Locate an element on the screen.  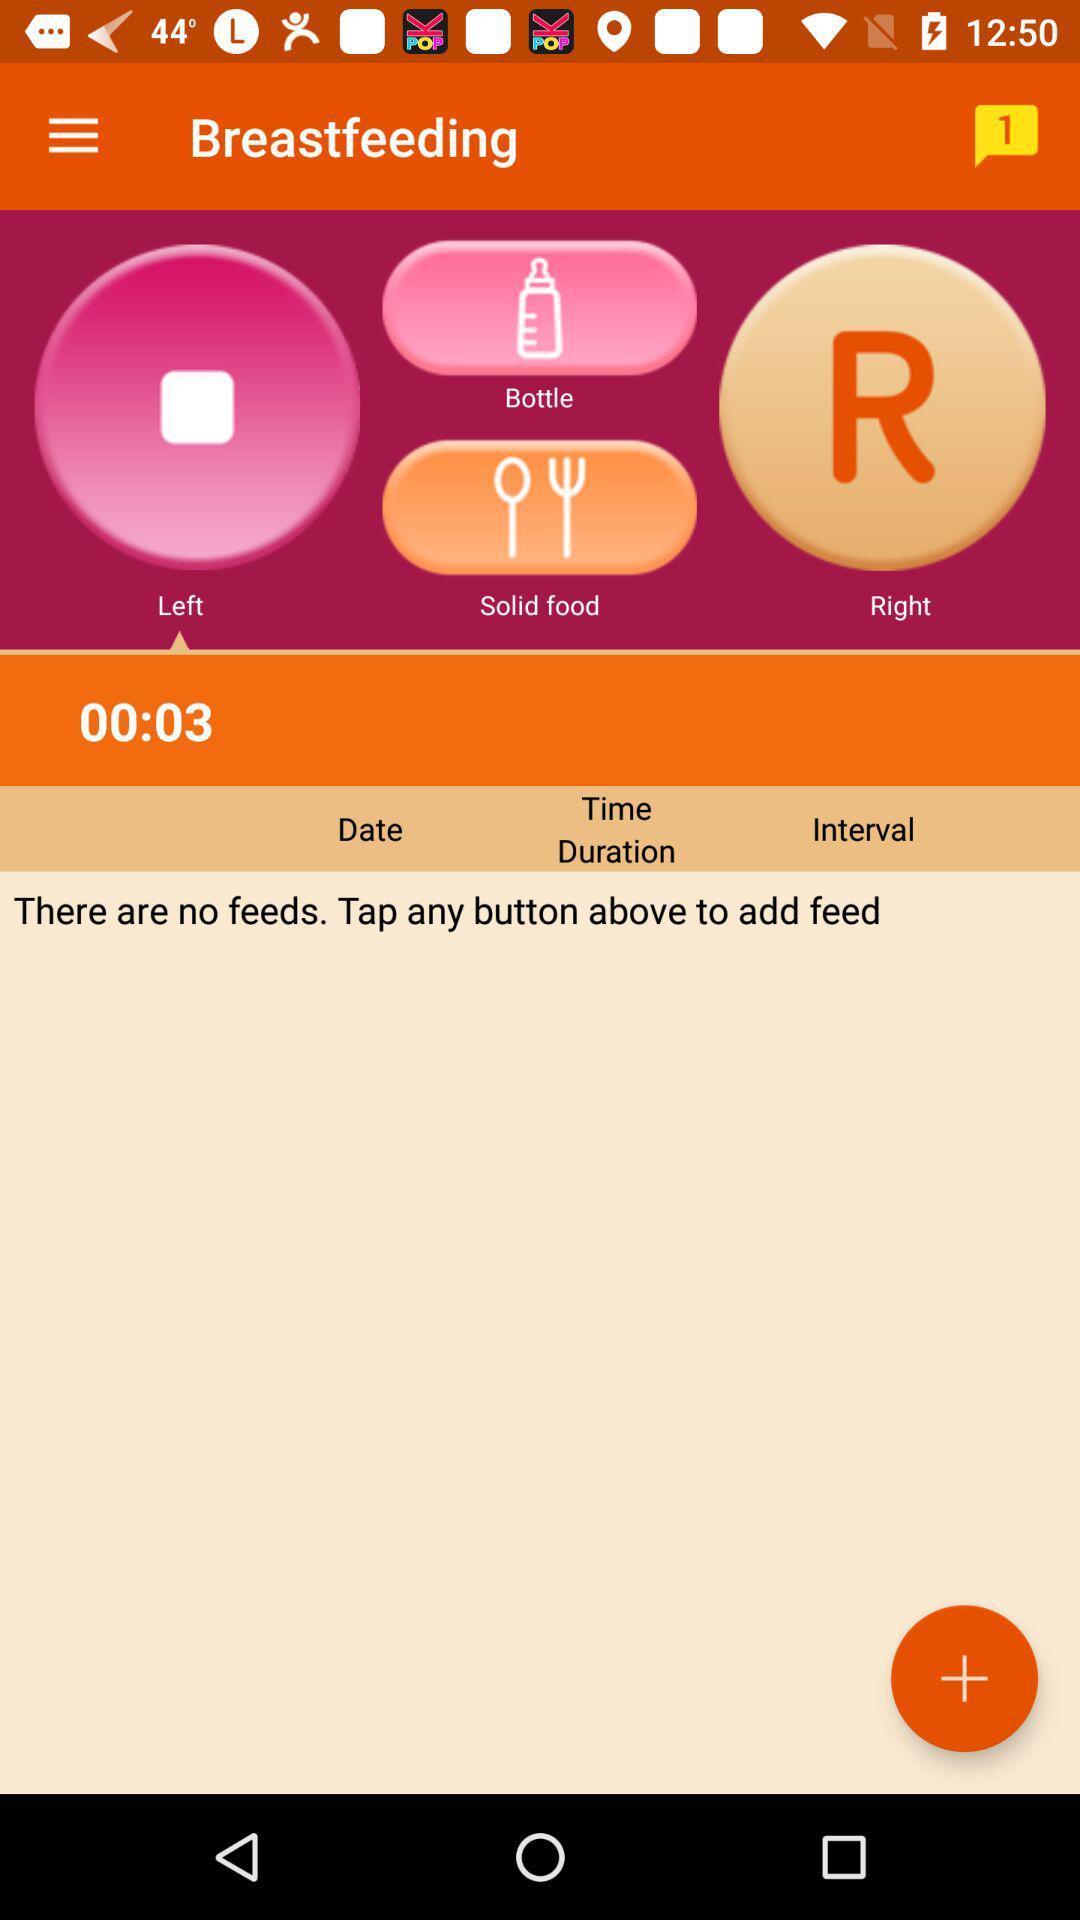
the more icon is located at coordinates (538, 306).